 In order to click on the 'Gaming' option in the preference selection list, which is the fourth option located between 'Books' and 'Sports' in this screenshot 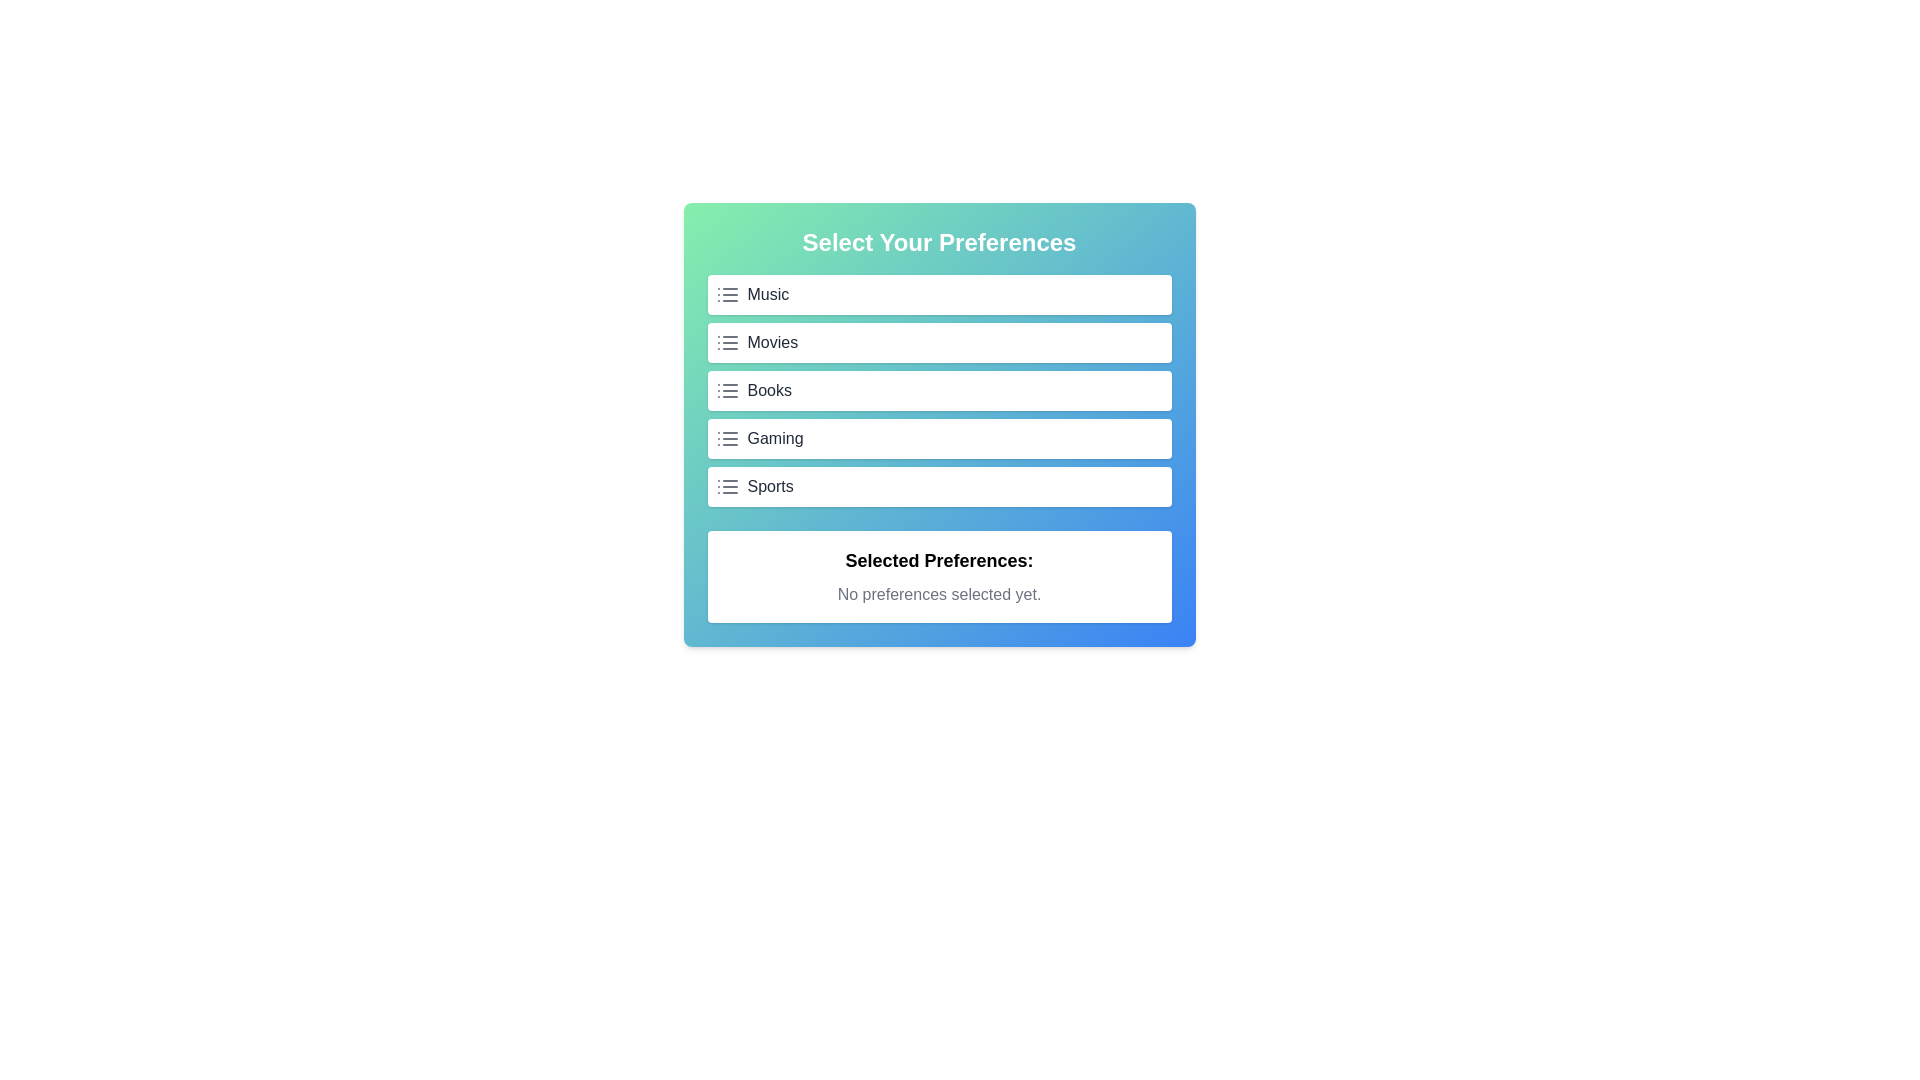, I will do `click(938, 423)`.